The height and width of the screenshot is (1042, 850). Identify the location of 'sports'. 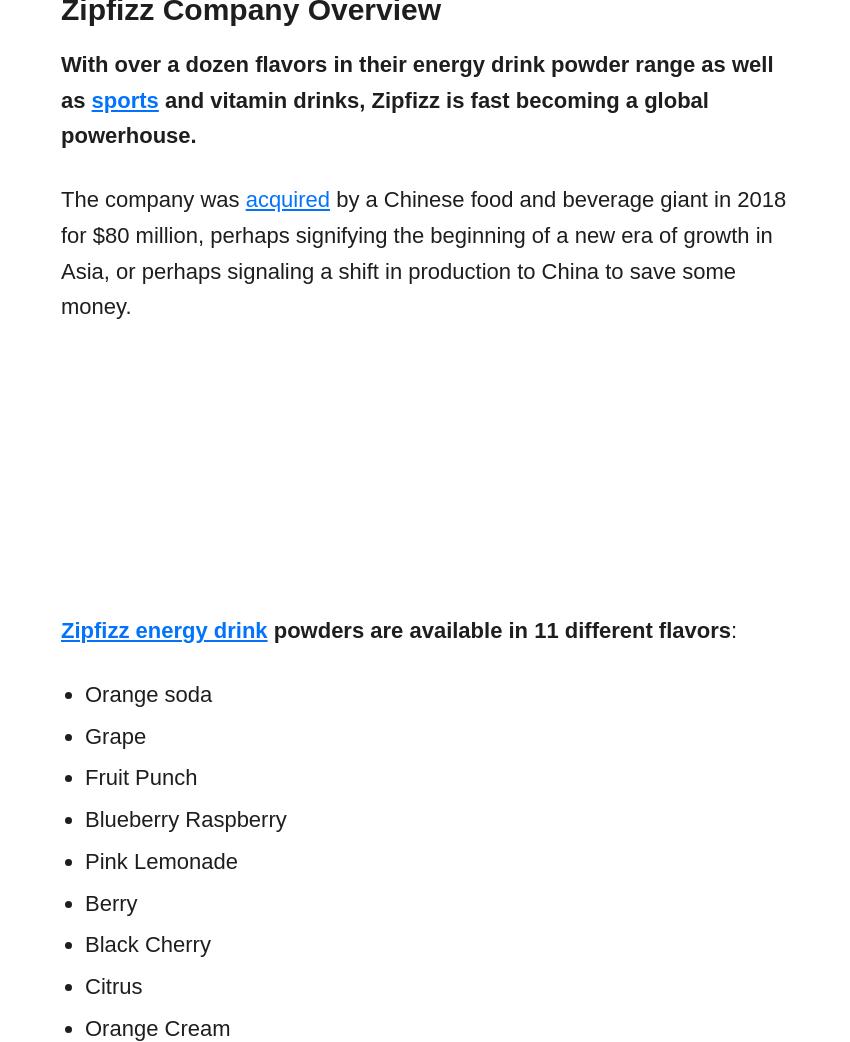
(90, 99).